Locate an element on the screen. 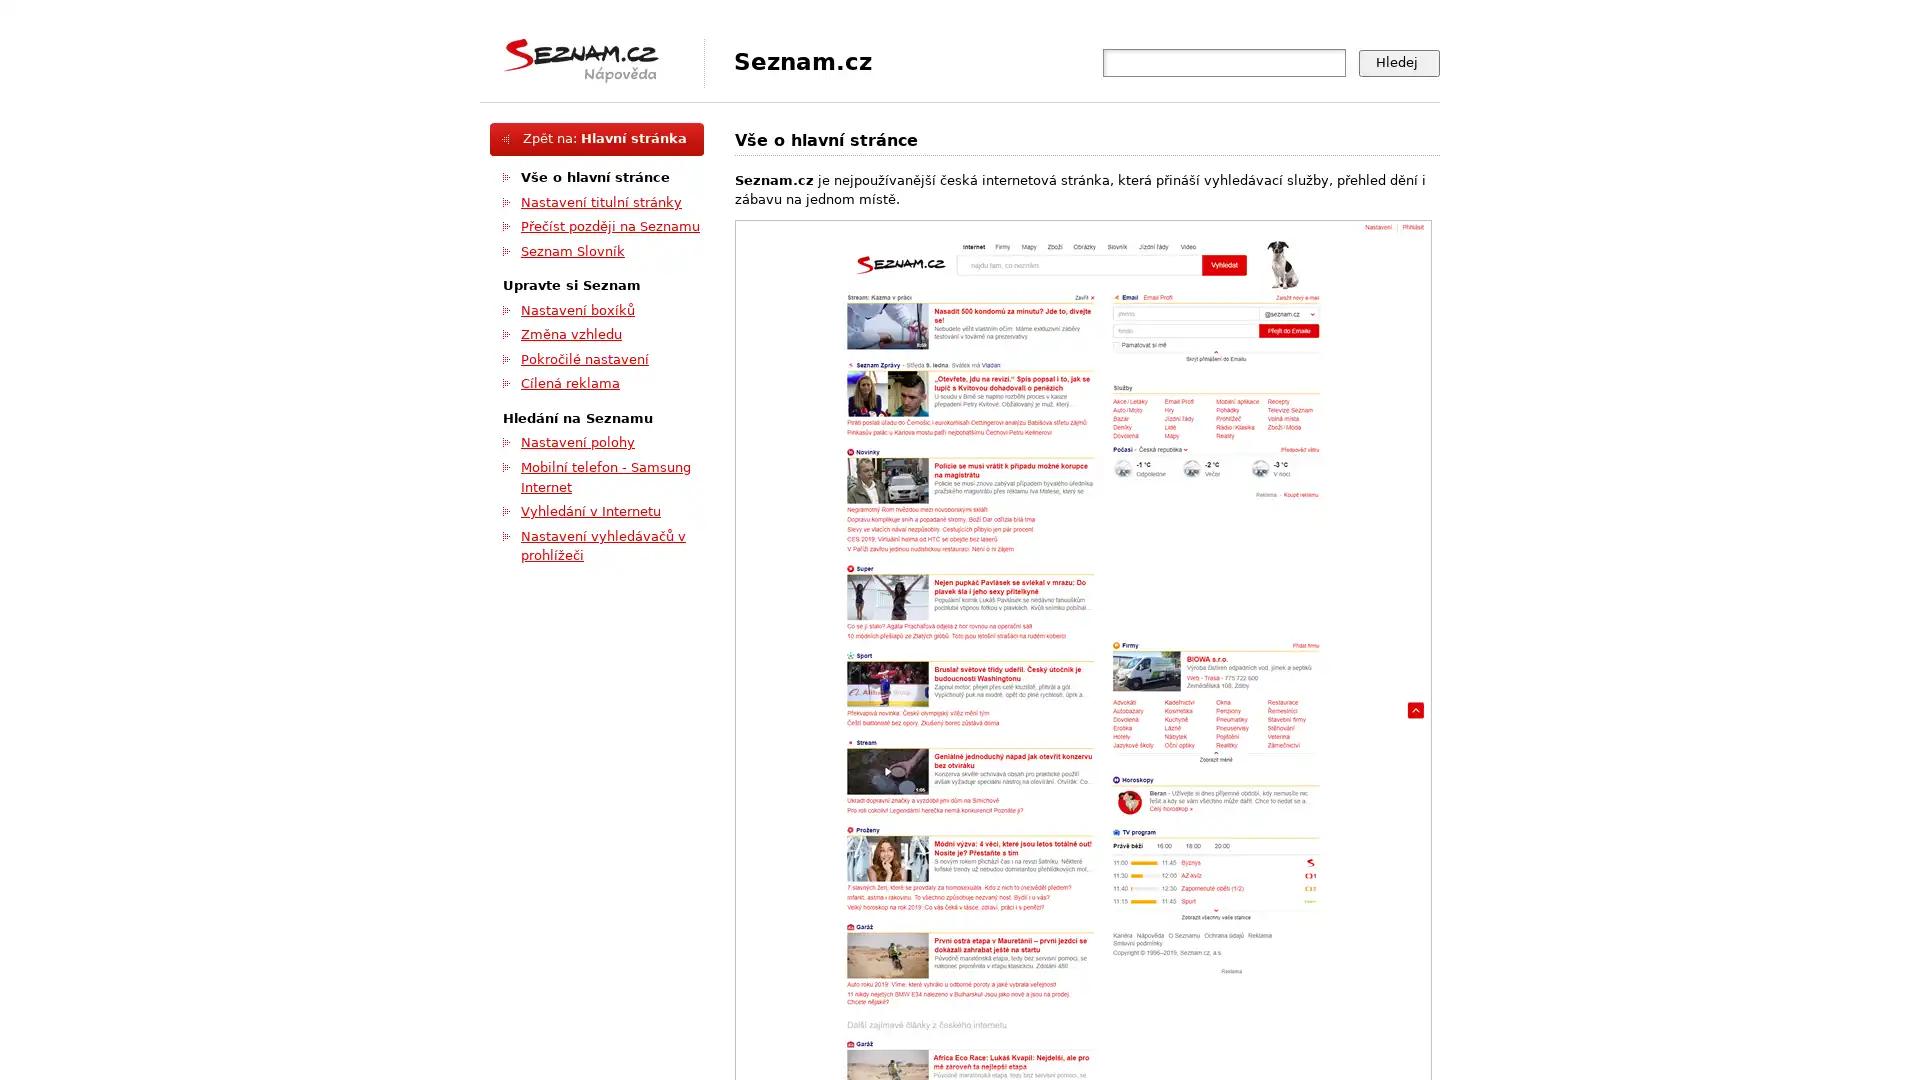  Hledej is located at coordinates (1398, 61).